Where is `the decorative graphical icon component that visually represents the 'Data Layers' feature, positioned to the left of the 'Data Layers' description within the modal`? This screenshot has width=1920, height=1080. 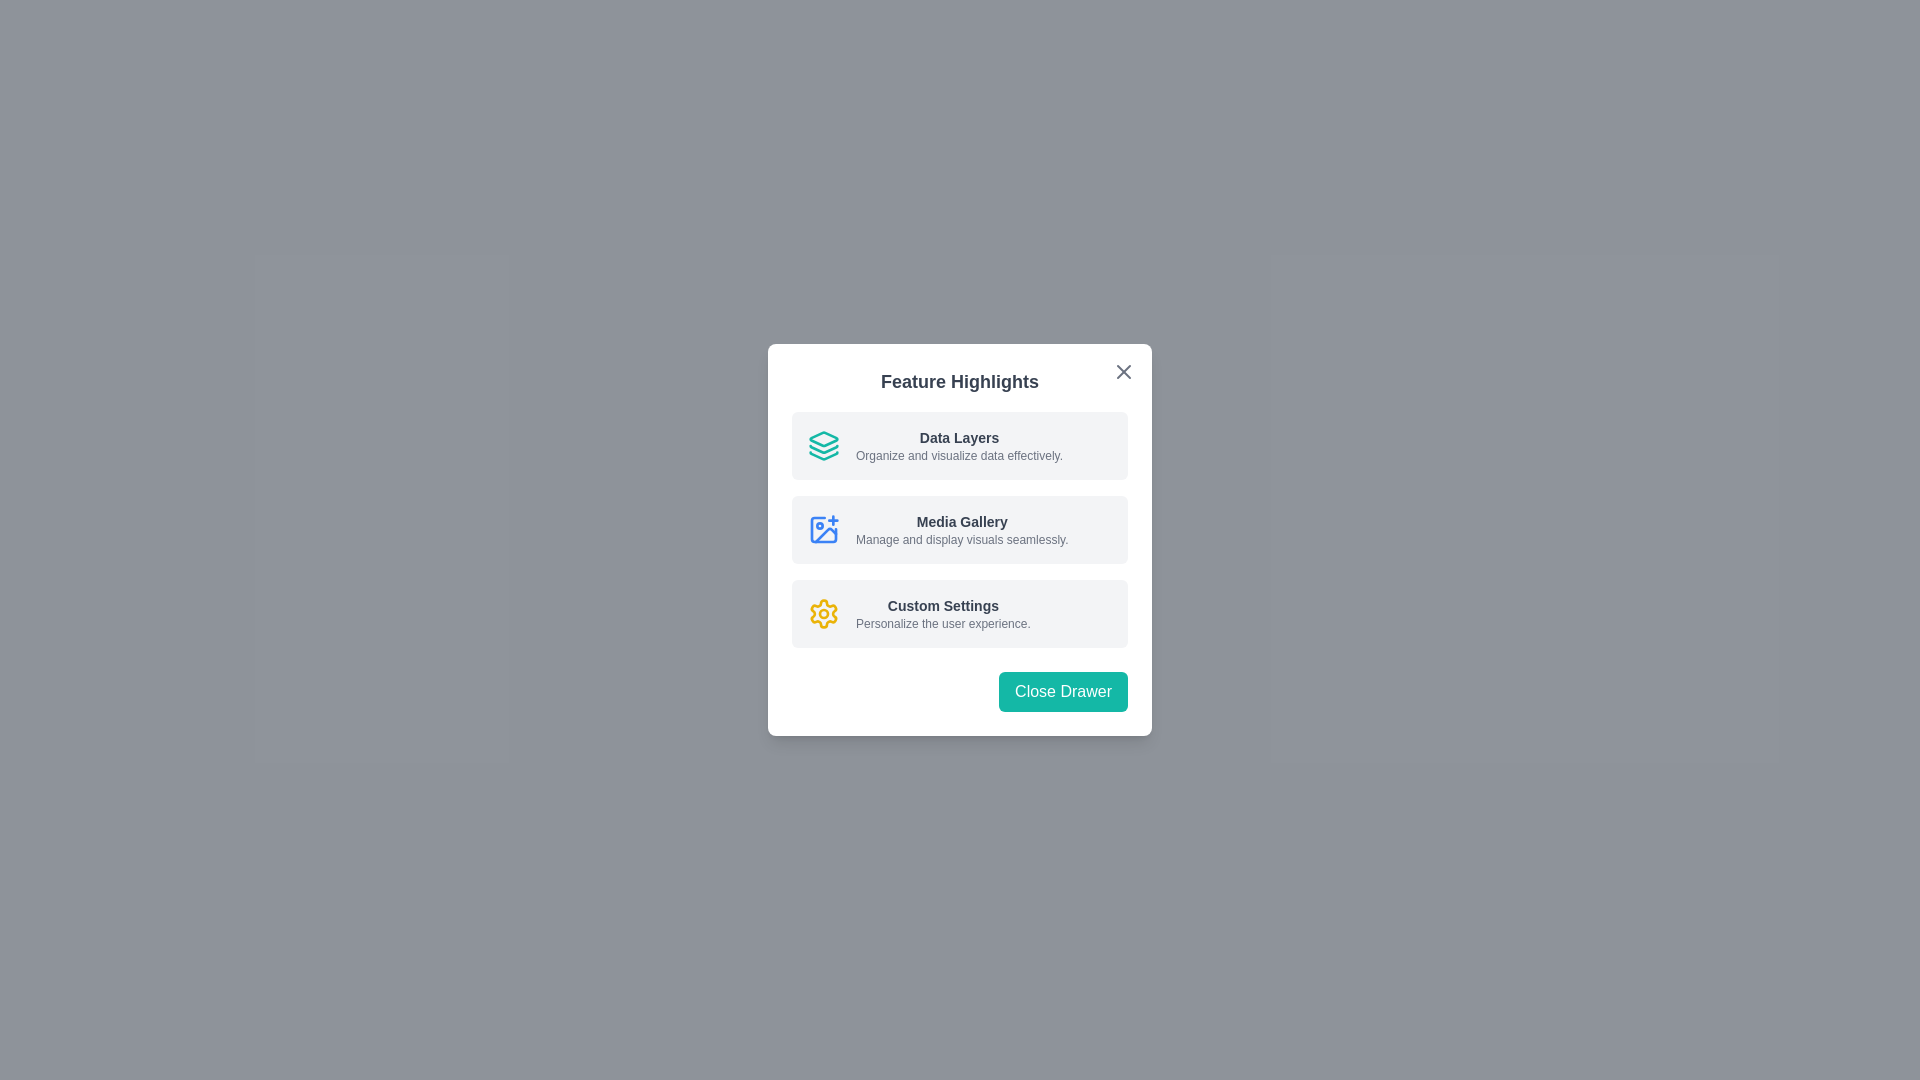 the decorative graphical icon component that visually represents the 'Data Layers' feature, positioned to the left of the 'Data Layers' description within the modal is located at coordinates (824, 448).